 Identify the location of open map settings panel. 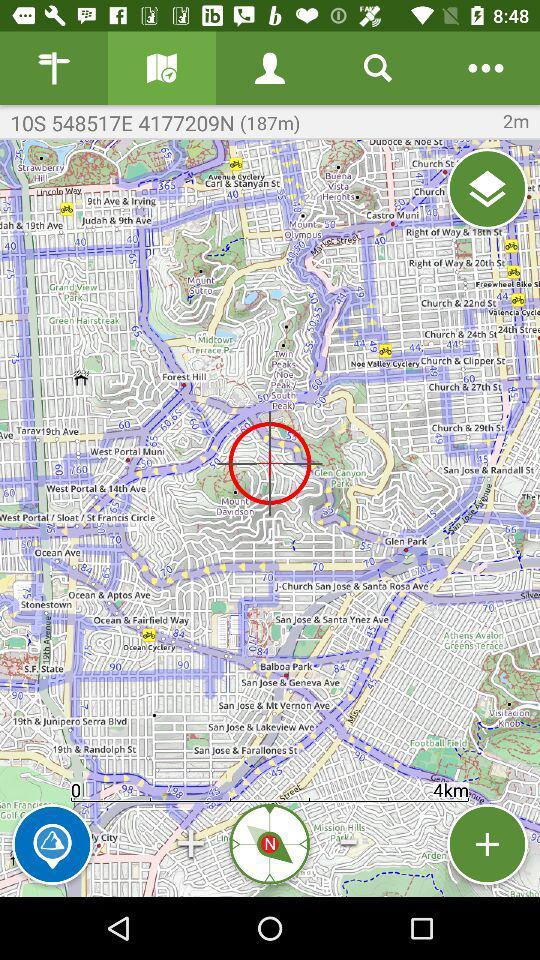
(485, 68).